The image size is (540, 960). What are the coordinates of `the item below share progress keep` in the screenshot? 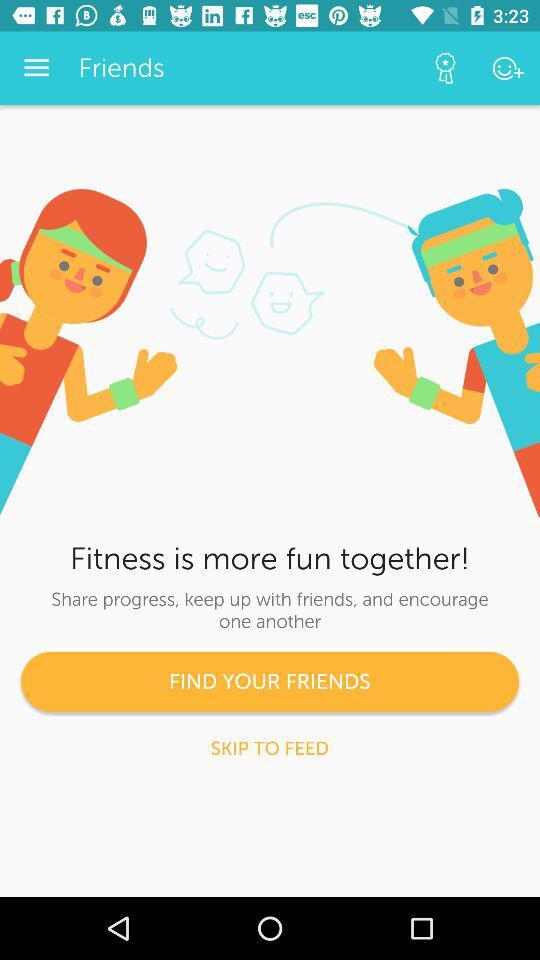 It's located at (270, 681).